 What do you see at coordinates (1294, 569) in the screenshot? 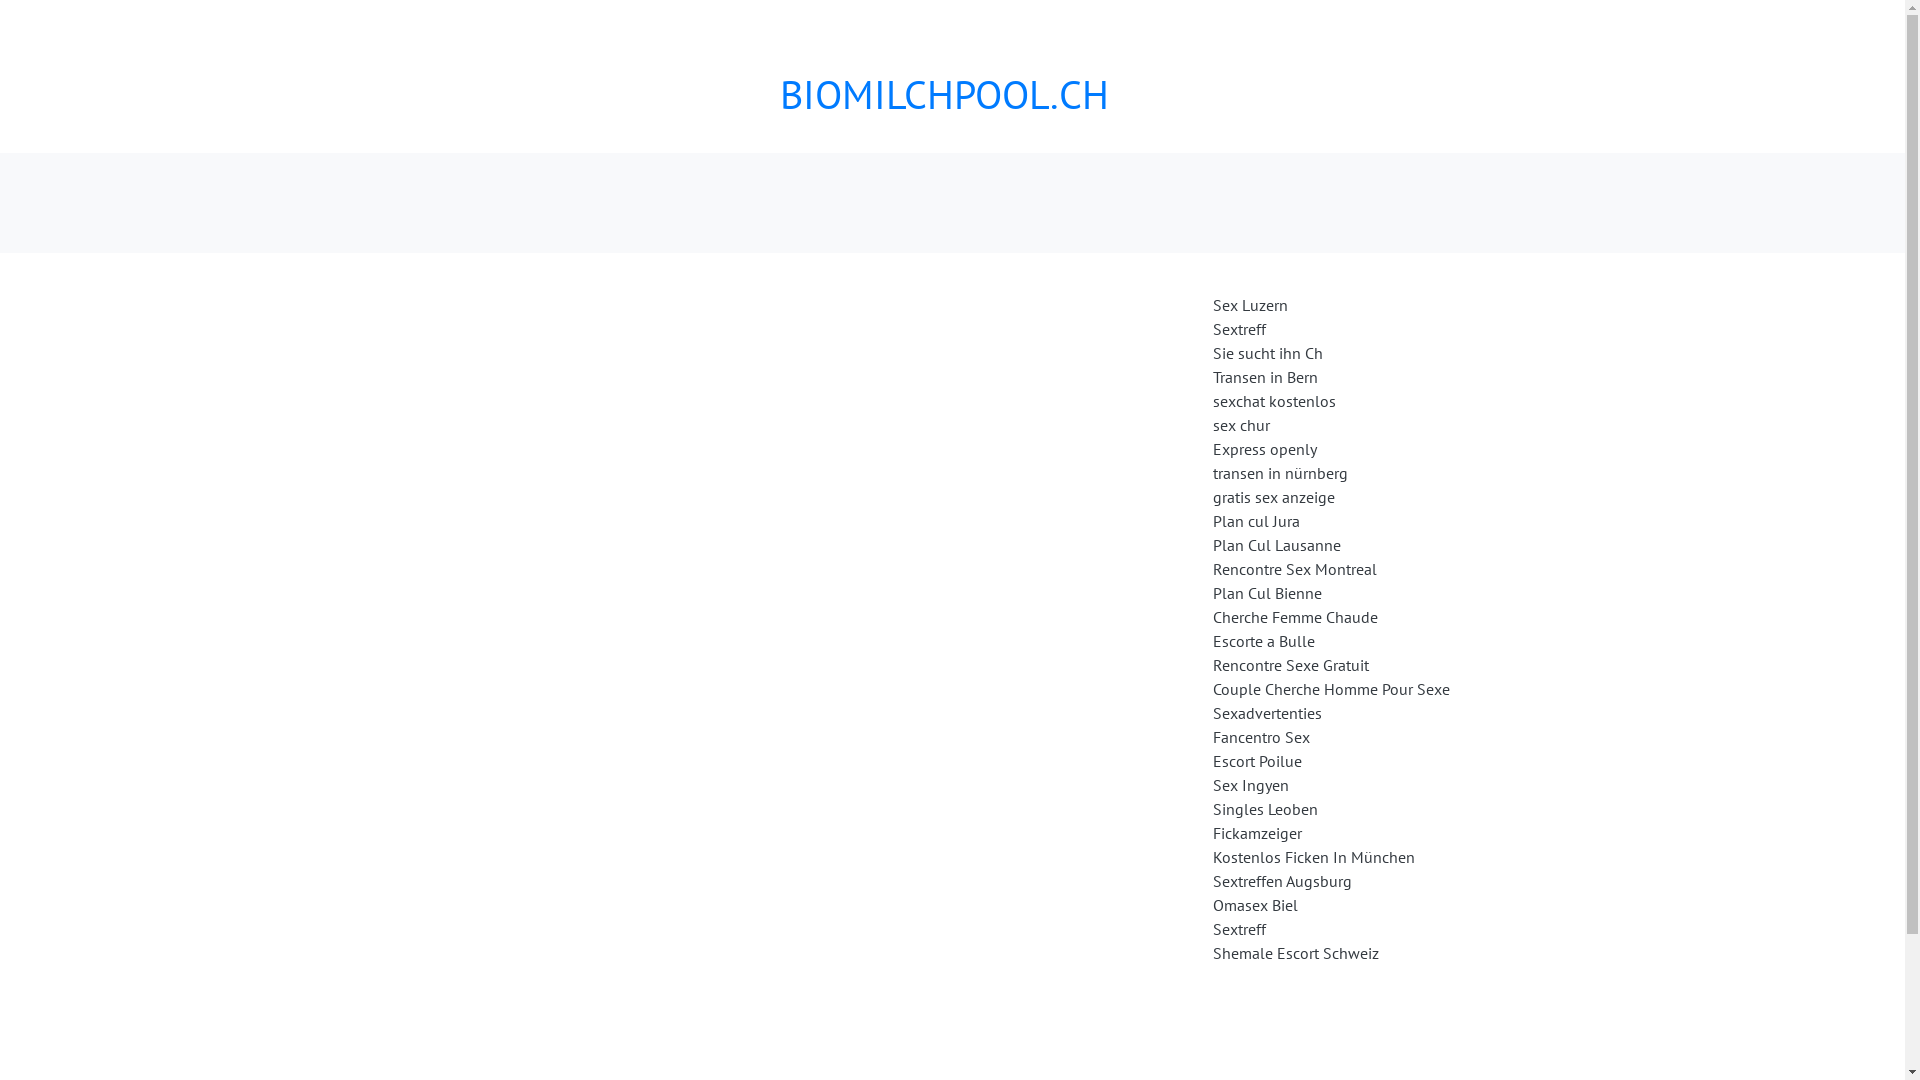
I see `'Rencontre Sex Montreal'` at bounding box center [1294, 569].